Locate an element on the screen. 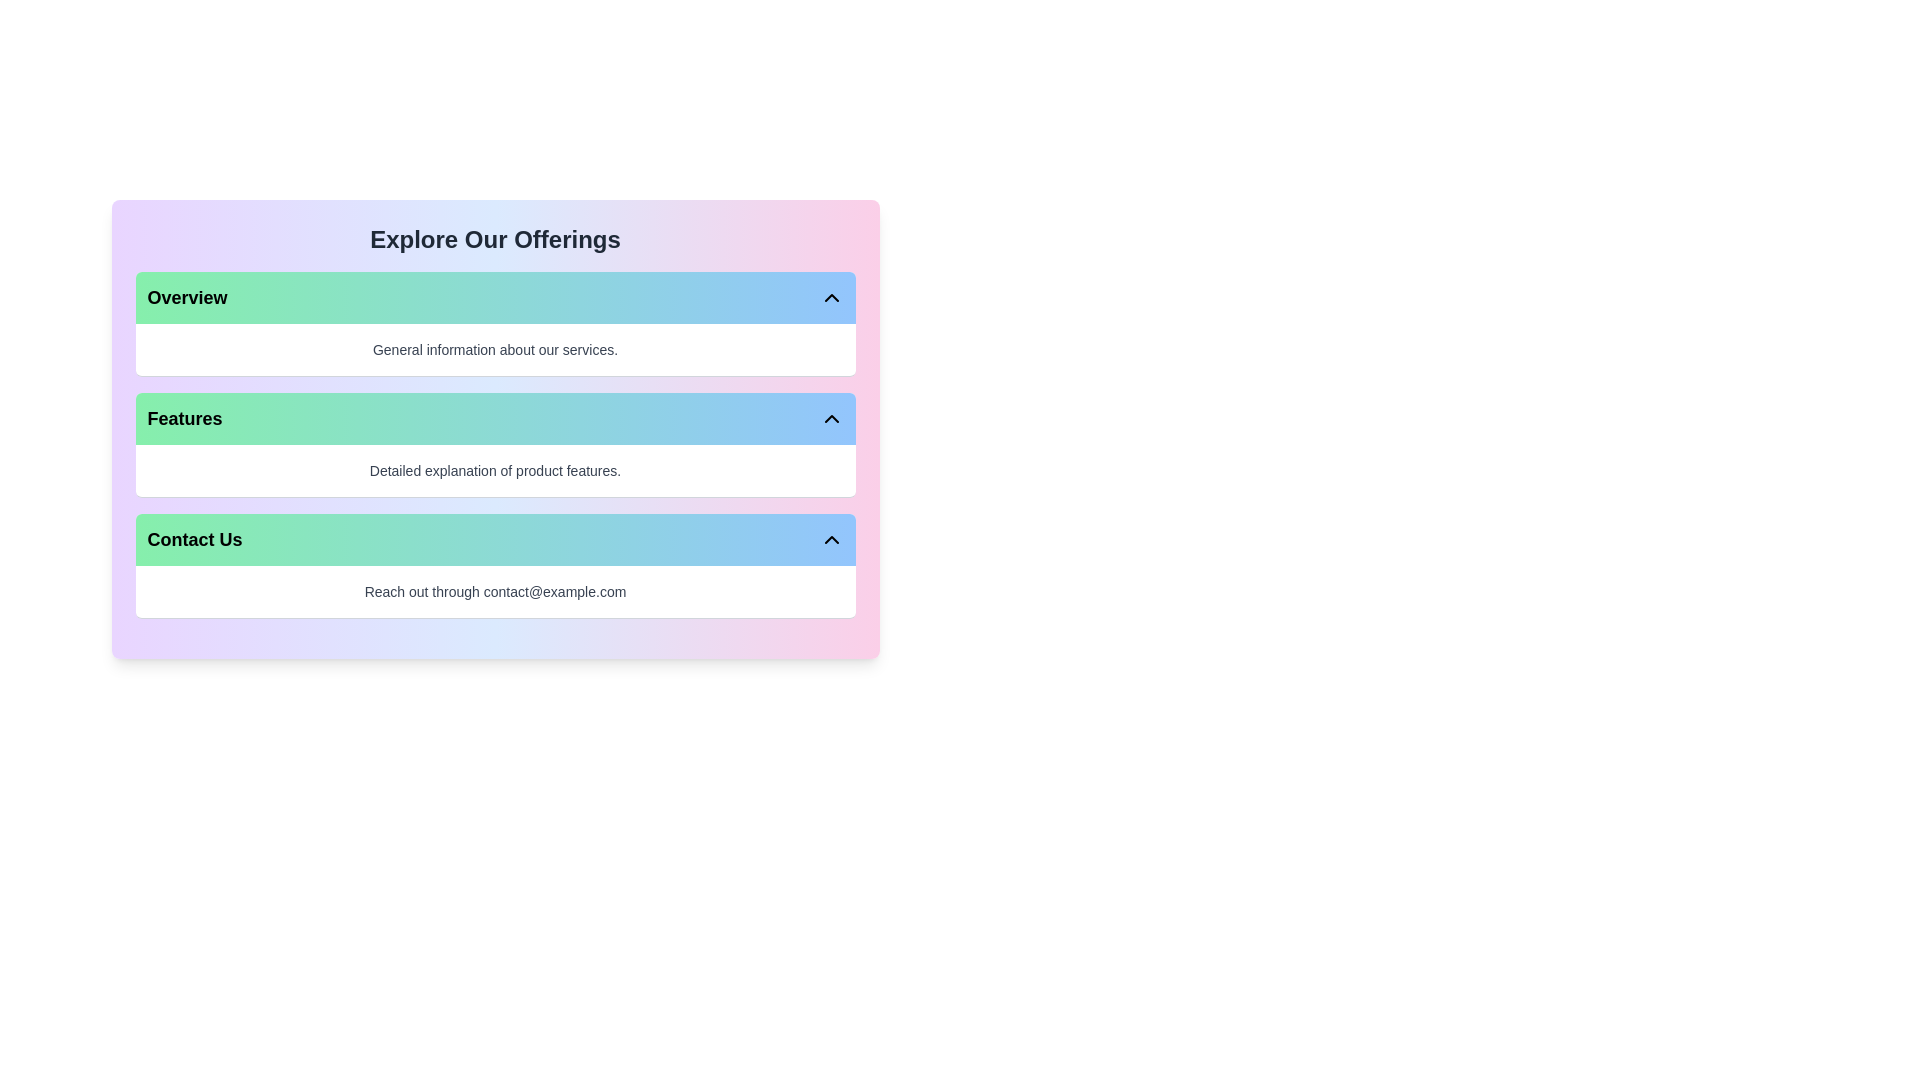 The height and width of the screenshot is (1080, 1920). the 'Contact Us' collapsible section is located at coordinates (495, 566).